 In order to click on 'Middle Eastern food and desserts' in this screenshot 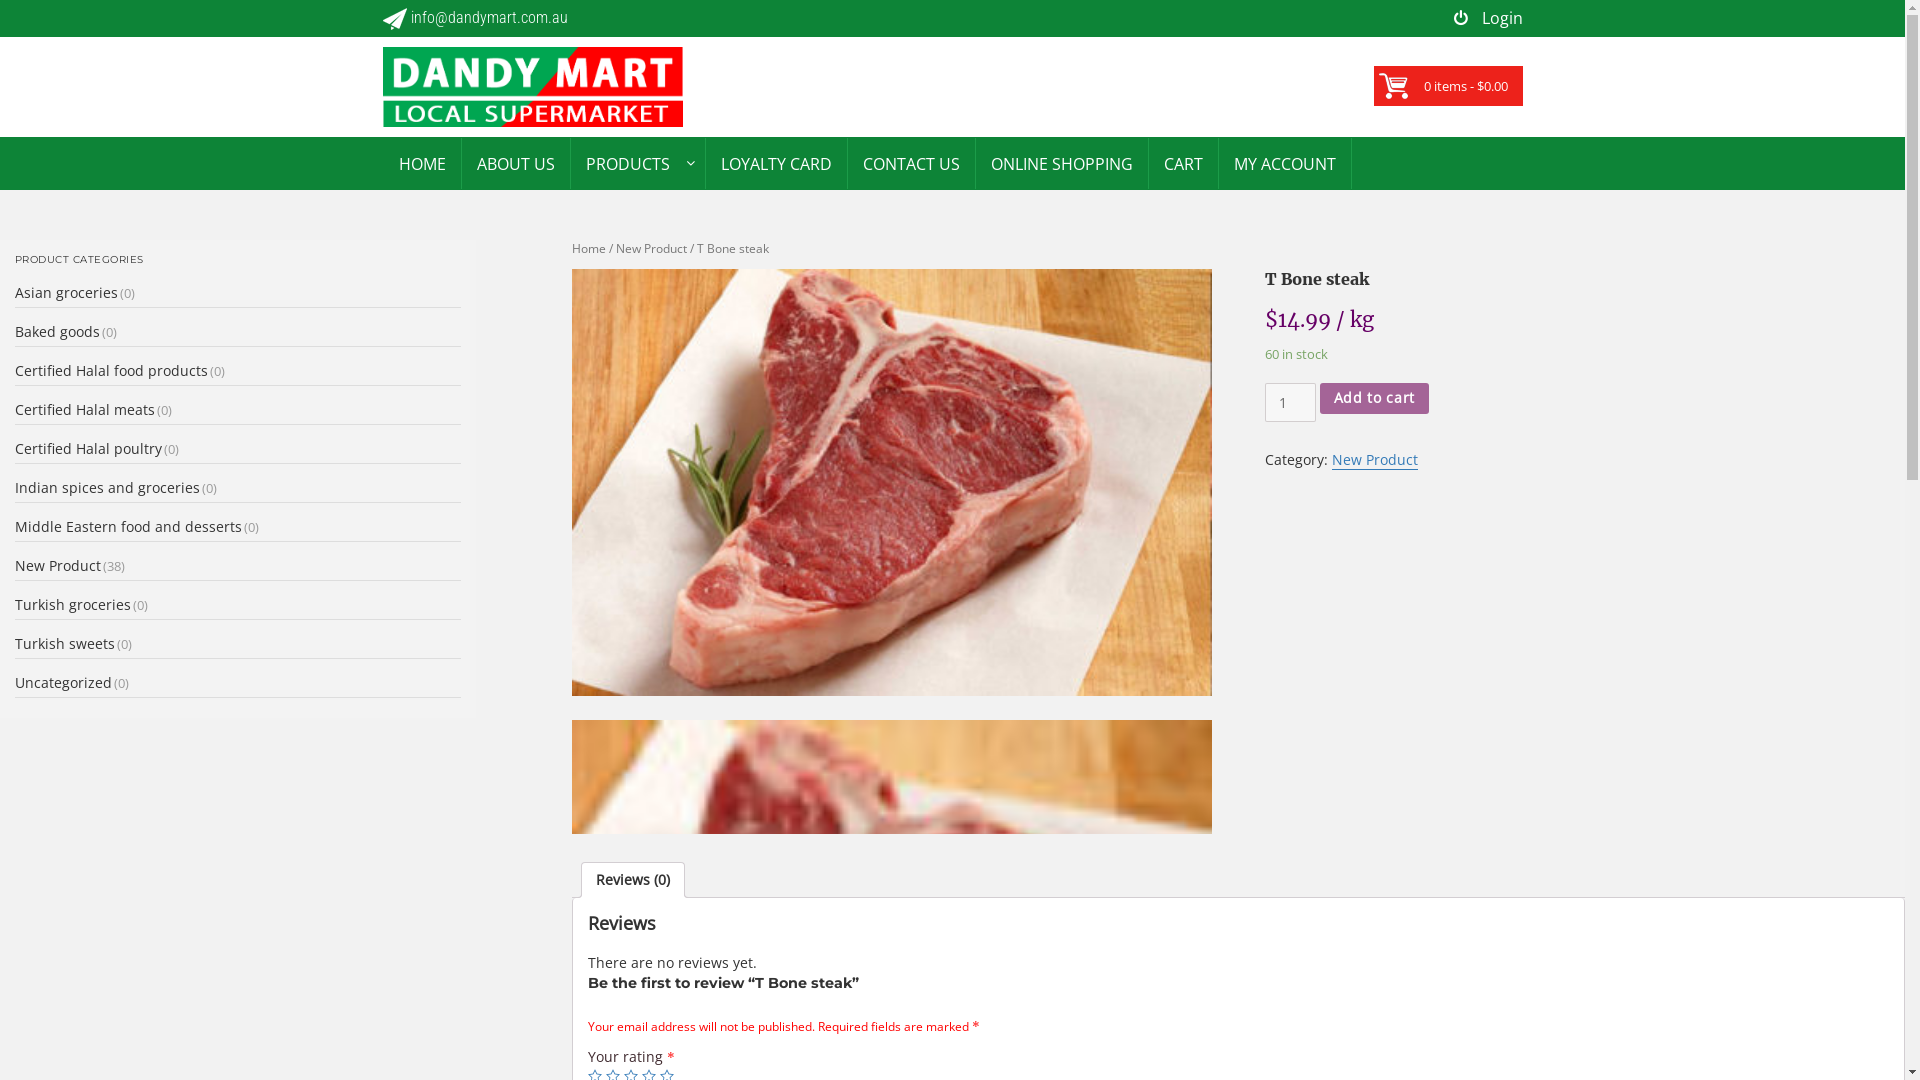, I will do `click(127, 525)`.